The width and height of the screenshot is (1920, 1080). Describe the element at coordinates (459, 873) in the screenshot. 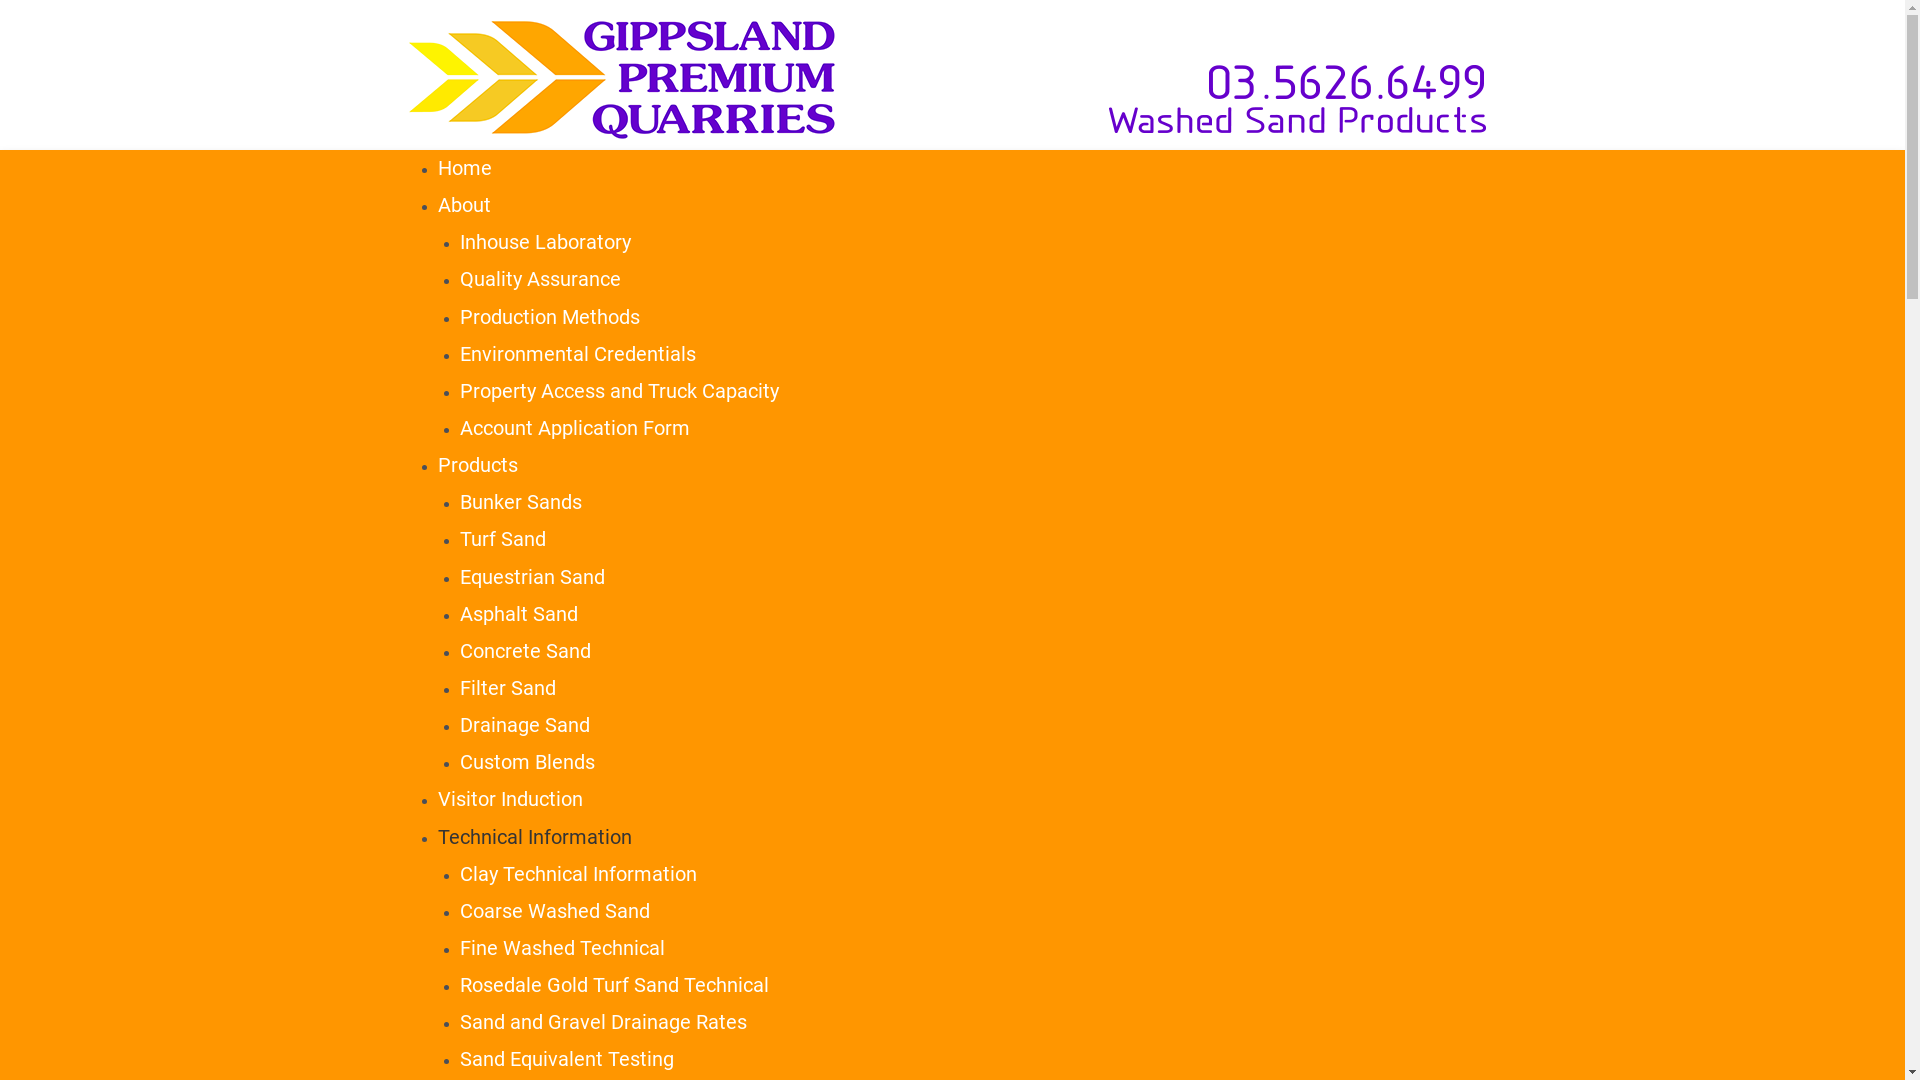

I see `'Clay Technical Information'` at that location.